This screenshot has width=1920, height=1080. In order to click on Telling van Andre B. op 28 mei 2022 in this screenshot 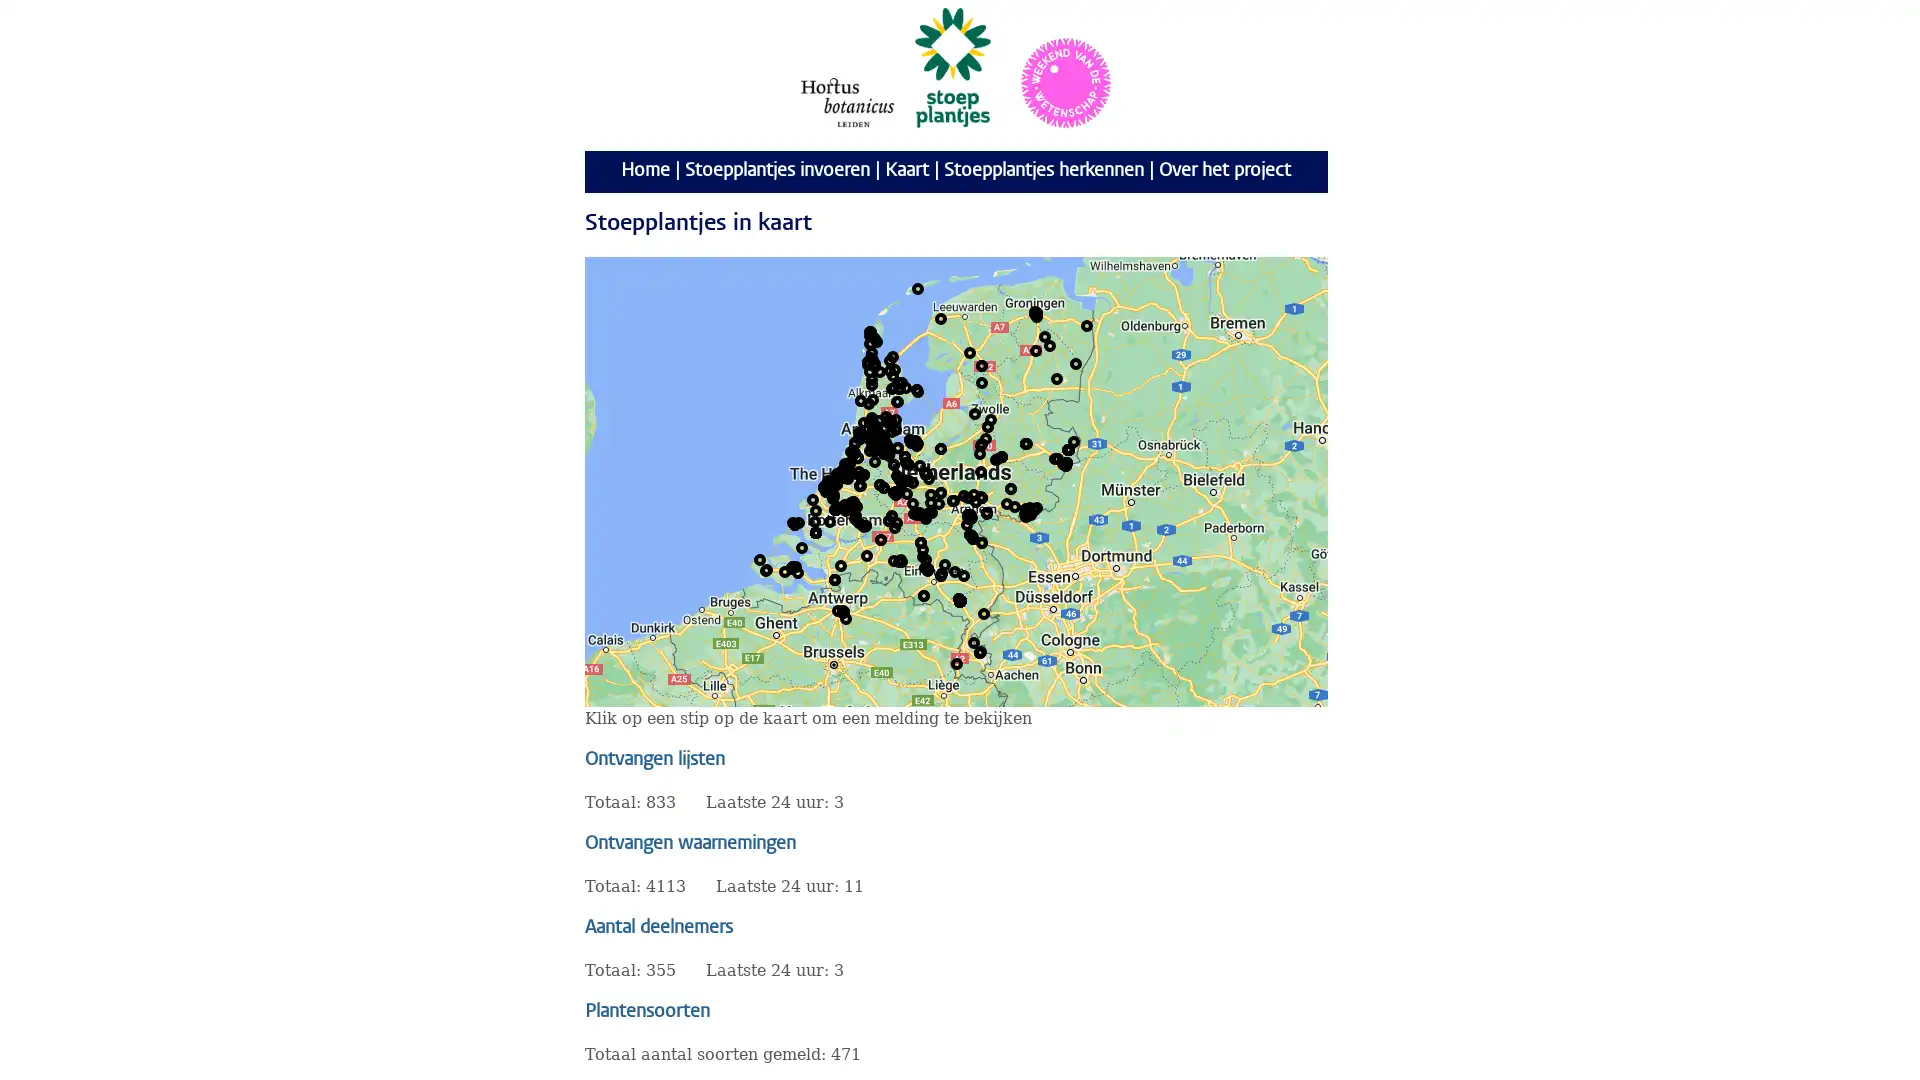, I will do `click(843, 477)`.